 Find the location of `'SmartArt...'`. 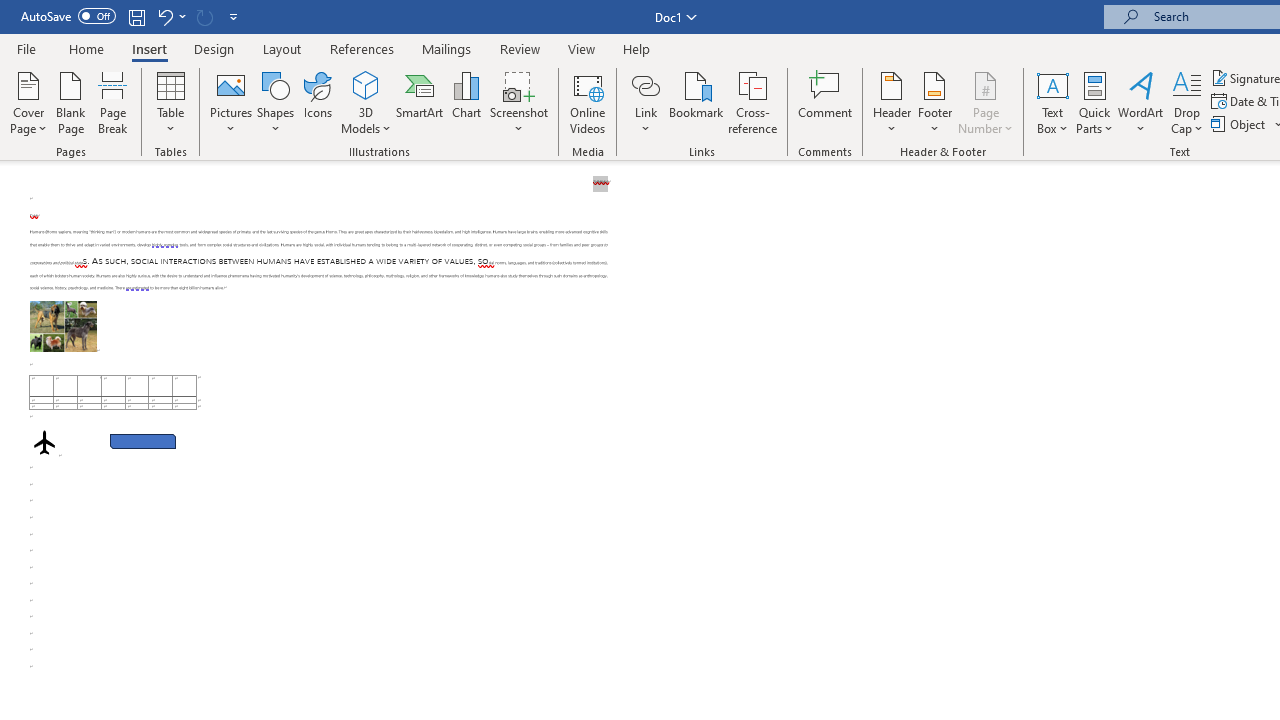

'SmartArt...' is located at coordinates (418, 103).